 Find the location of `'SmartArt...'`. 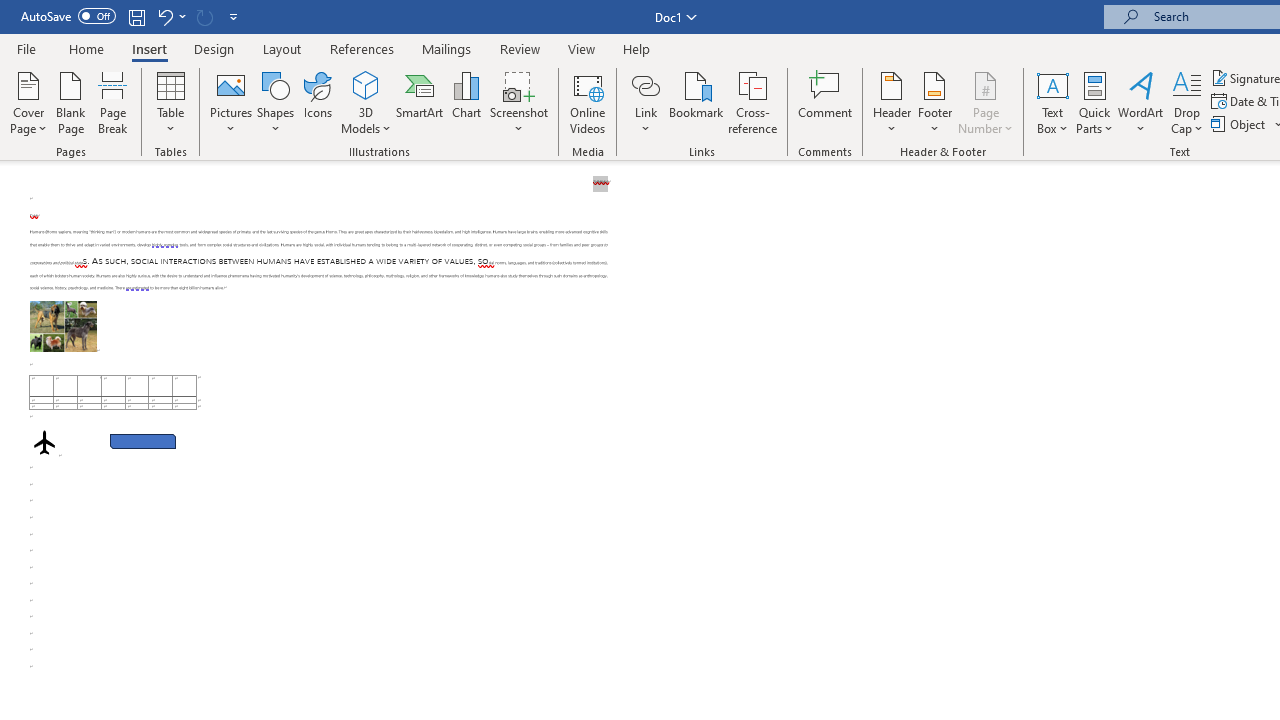

'SmartArt...' is located at coordinates (418, 103).